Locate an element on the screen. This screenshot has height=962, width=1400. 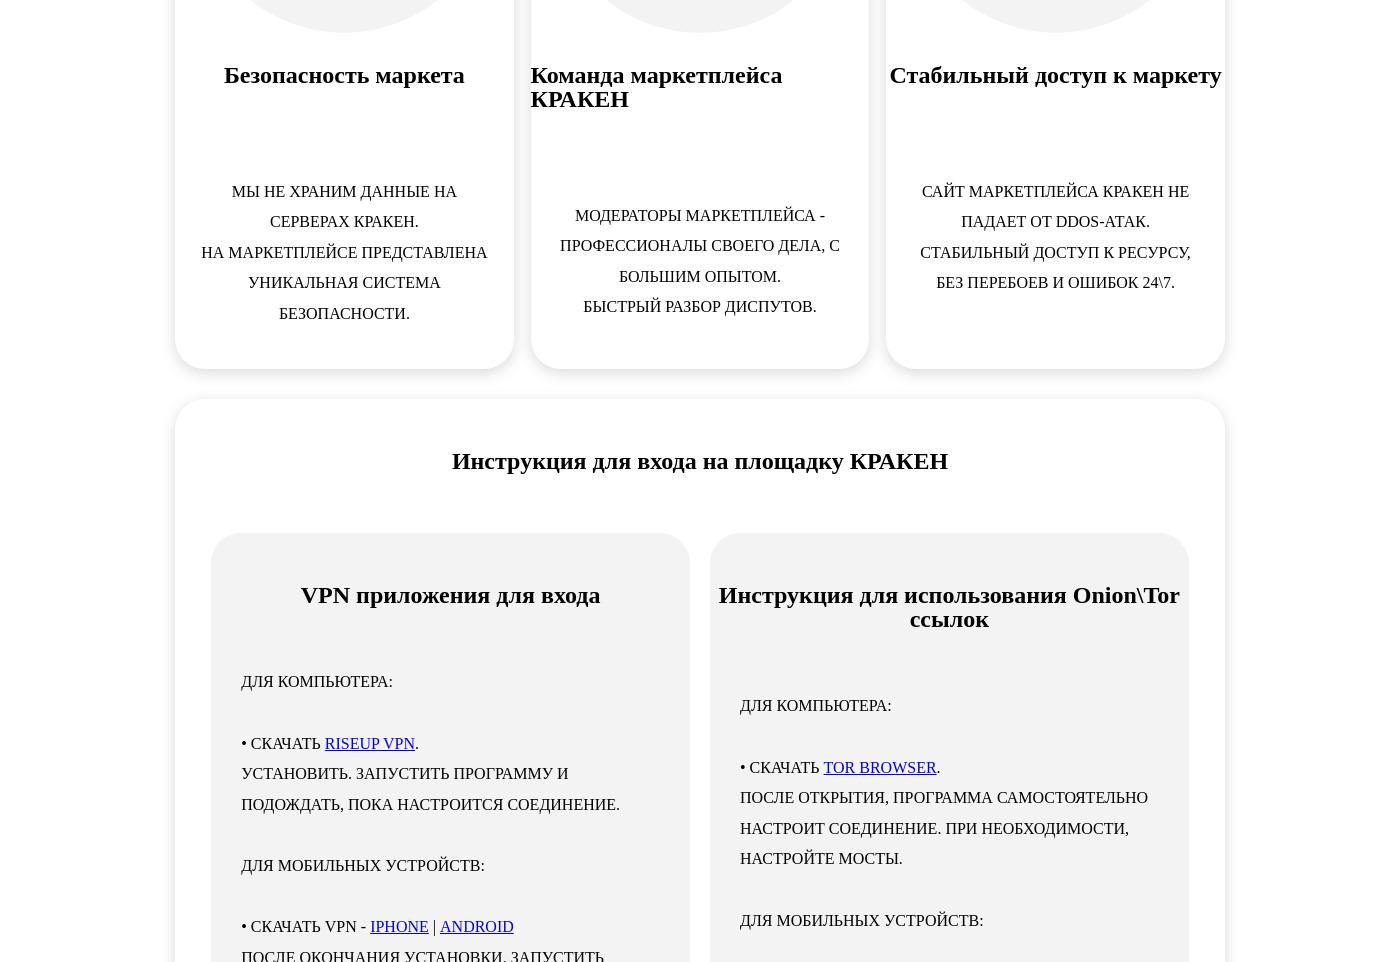
'Установить. Запустить программу и подождать,
                        пока настроится соединение.' is located at coordinates (430, 787).